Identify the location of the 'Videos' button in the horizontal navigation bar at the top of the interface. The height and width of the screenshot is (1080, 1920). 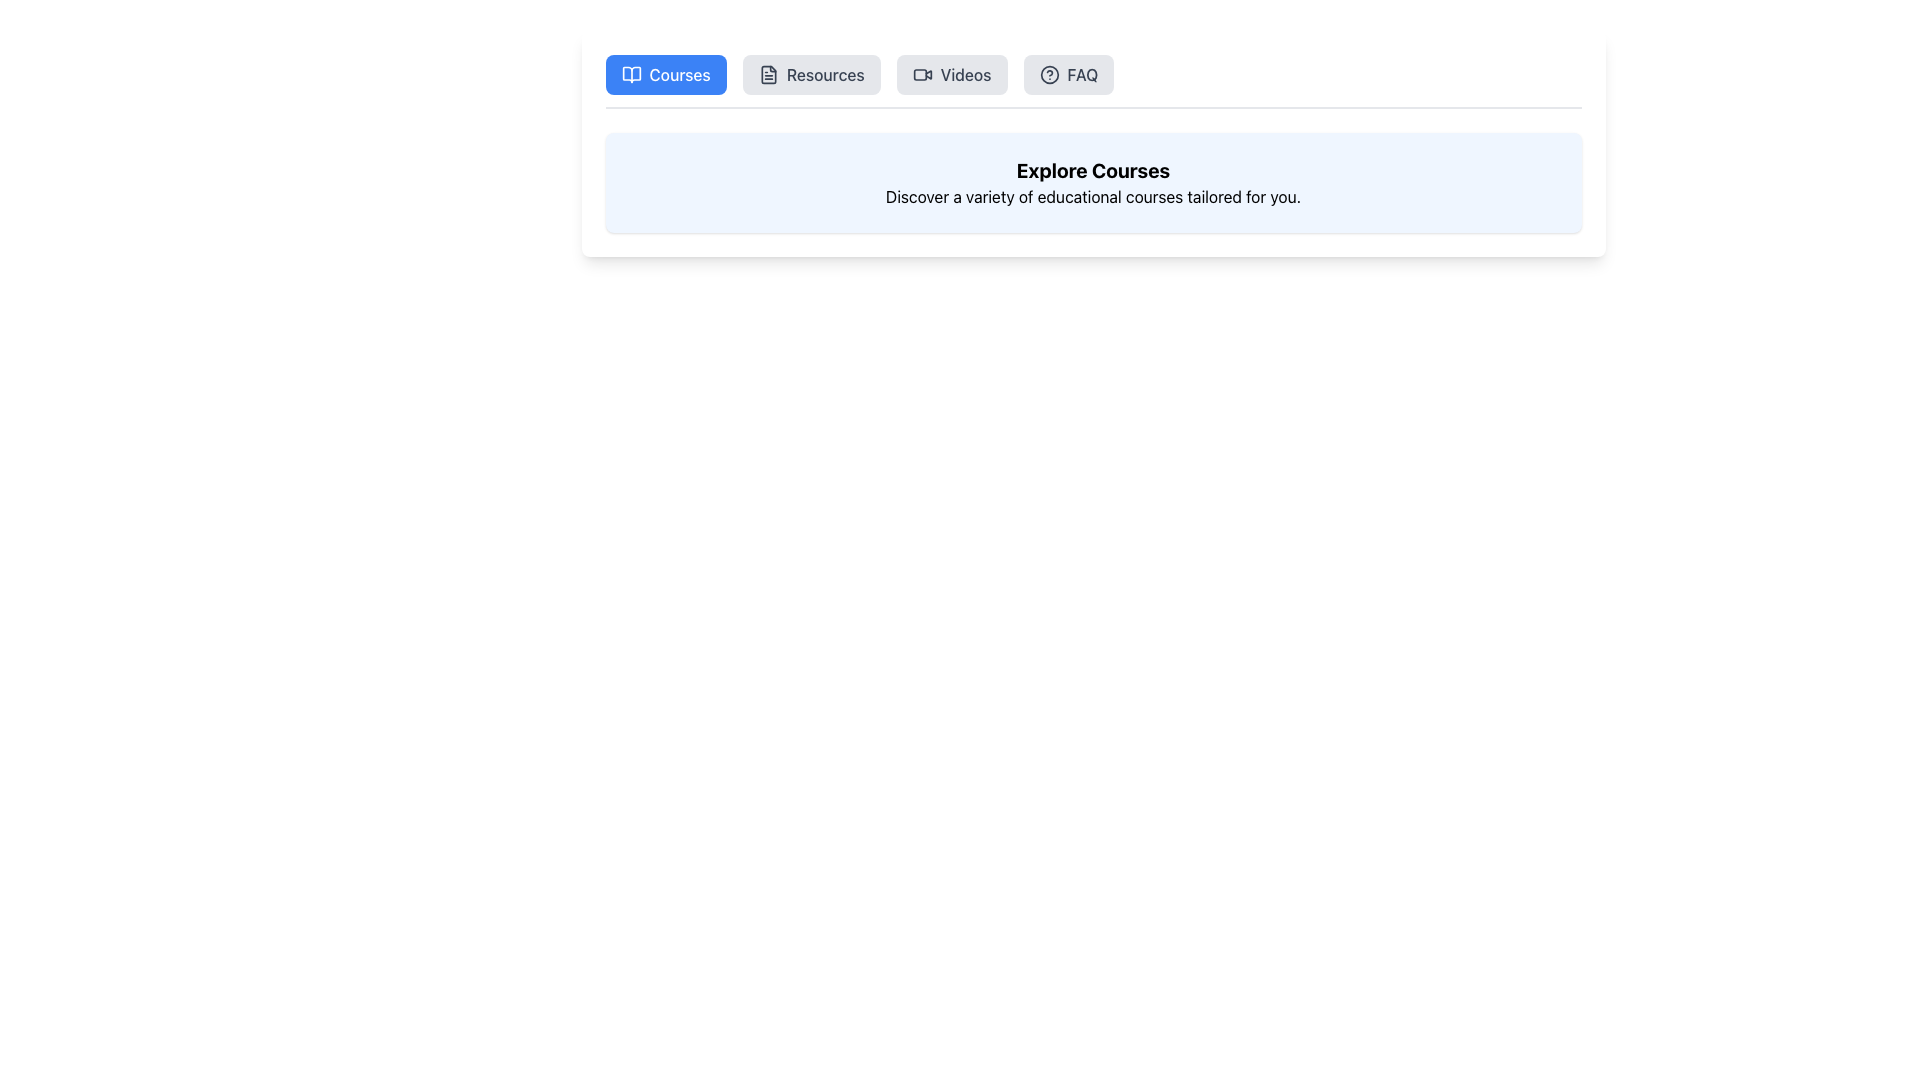
(950, 73).